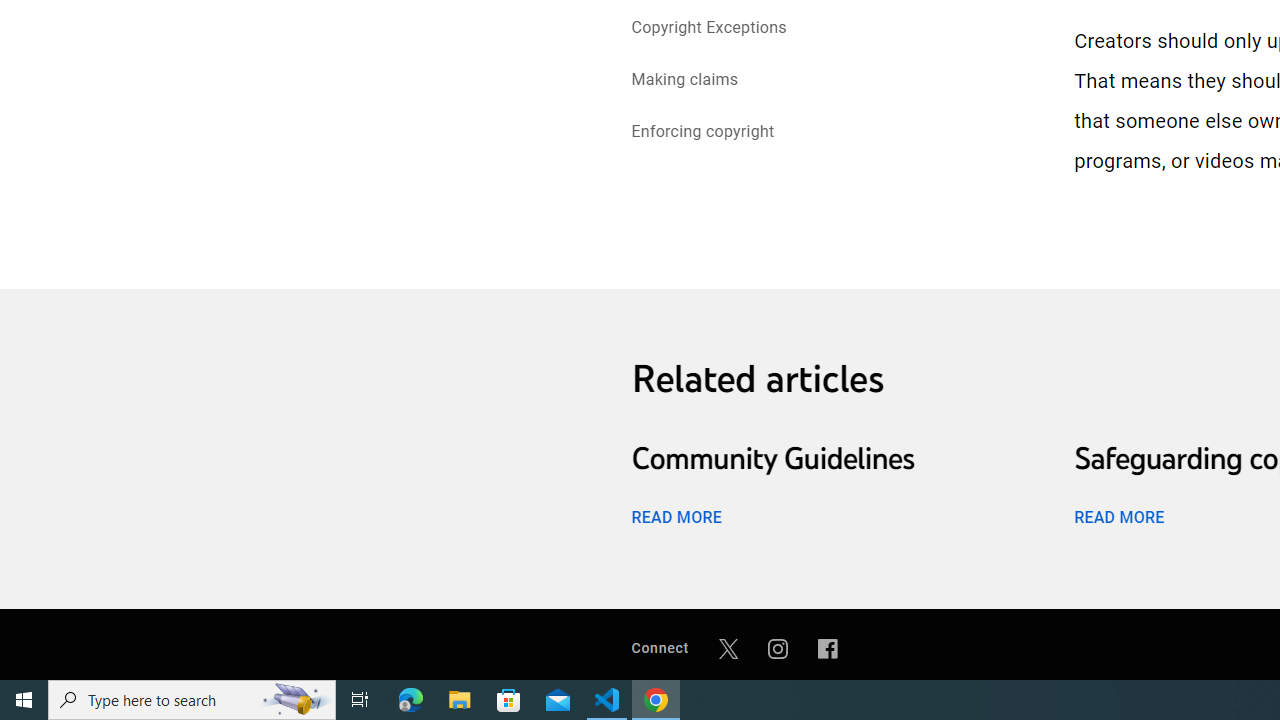  What do you see at coordinates (702, 133) in the screenshot?
I see `'Enforcing copyright'` at bounding box center [702, 133].